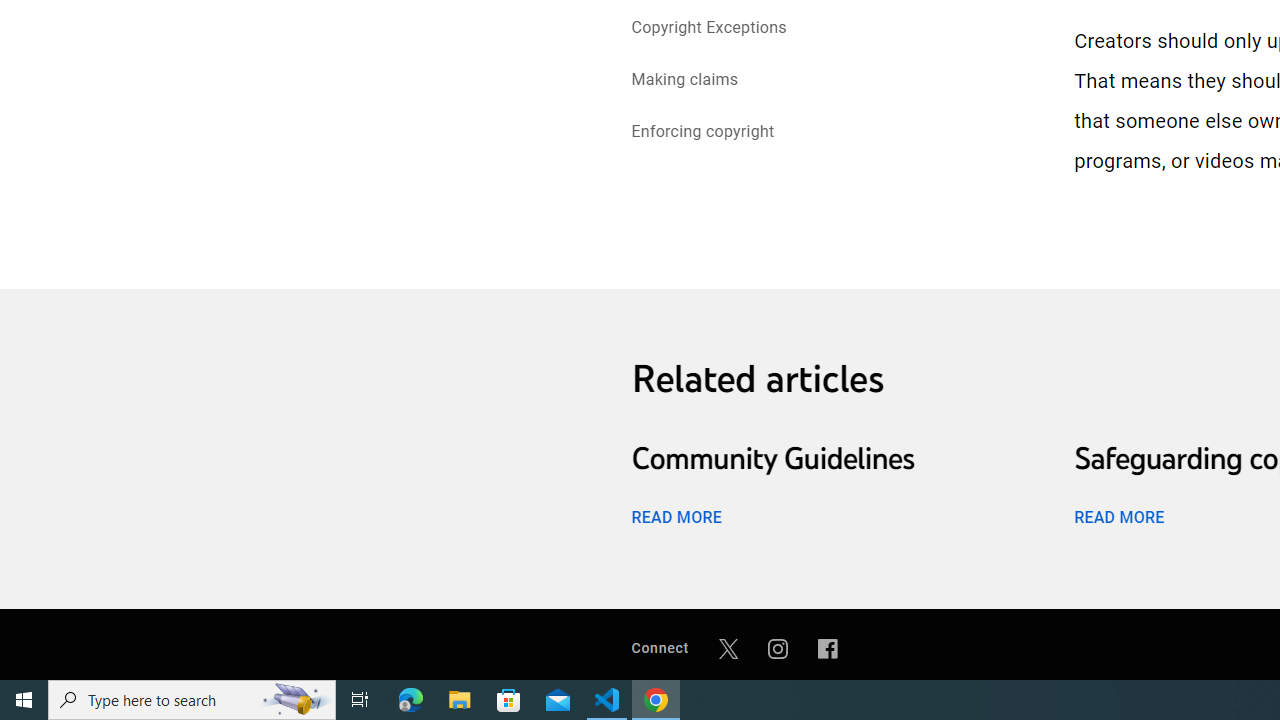  What do you see at coordinates (702, 133) in the screenshot?
I see `'Enforcing copyright'` at bounding box center [702, 133].